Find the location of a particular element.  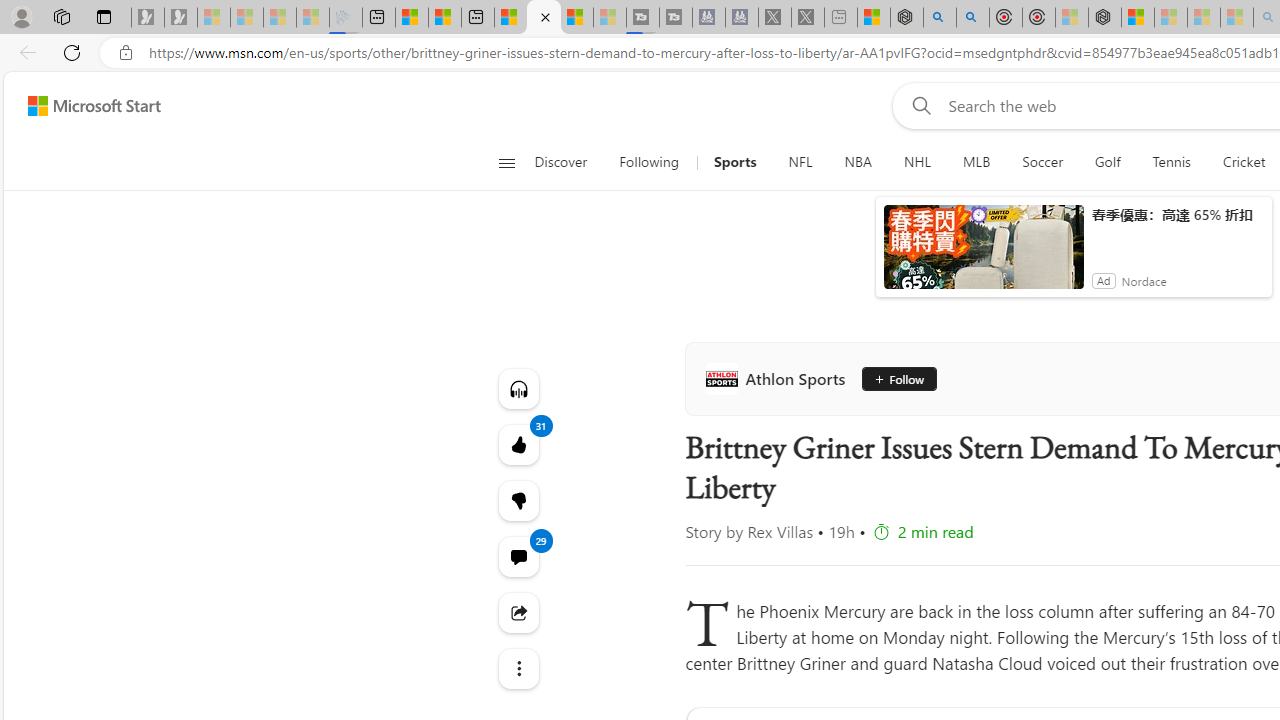

'NHL' is located at coordinates (916, 162).